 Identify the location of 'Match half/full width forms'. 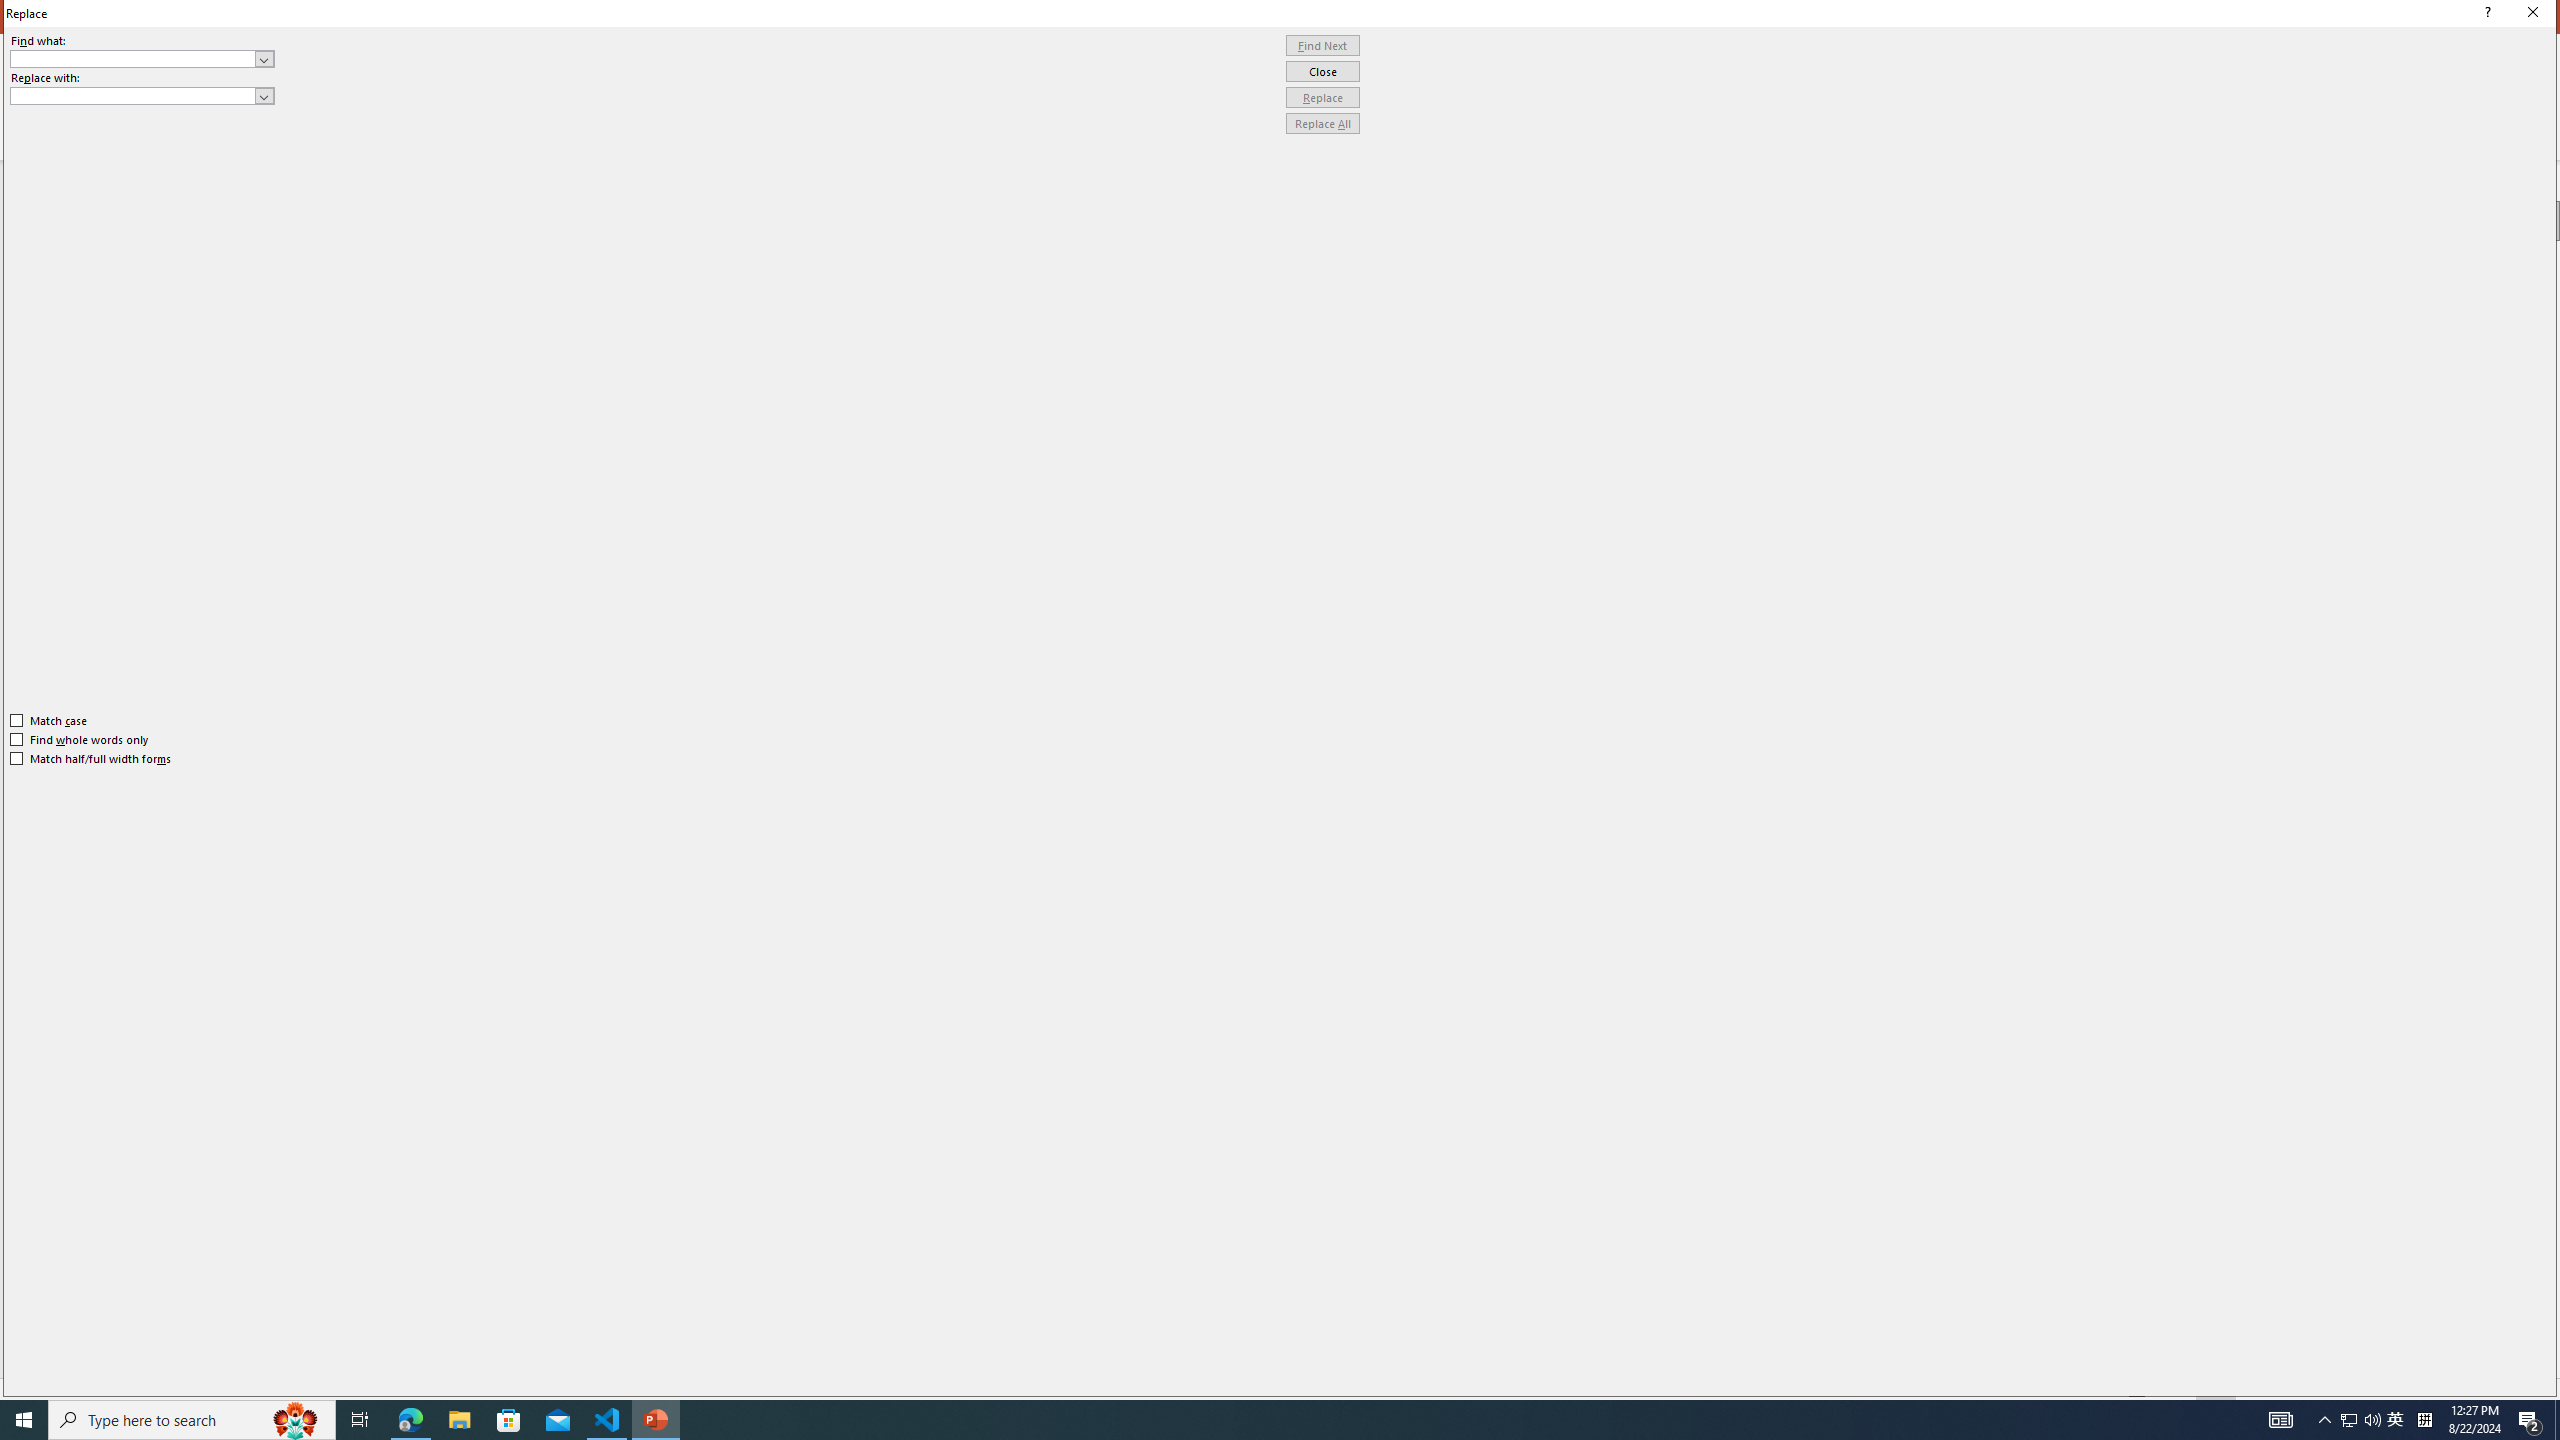
(91, 758).